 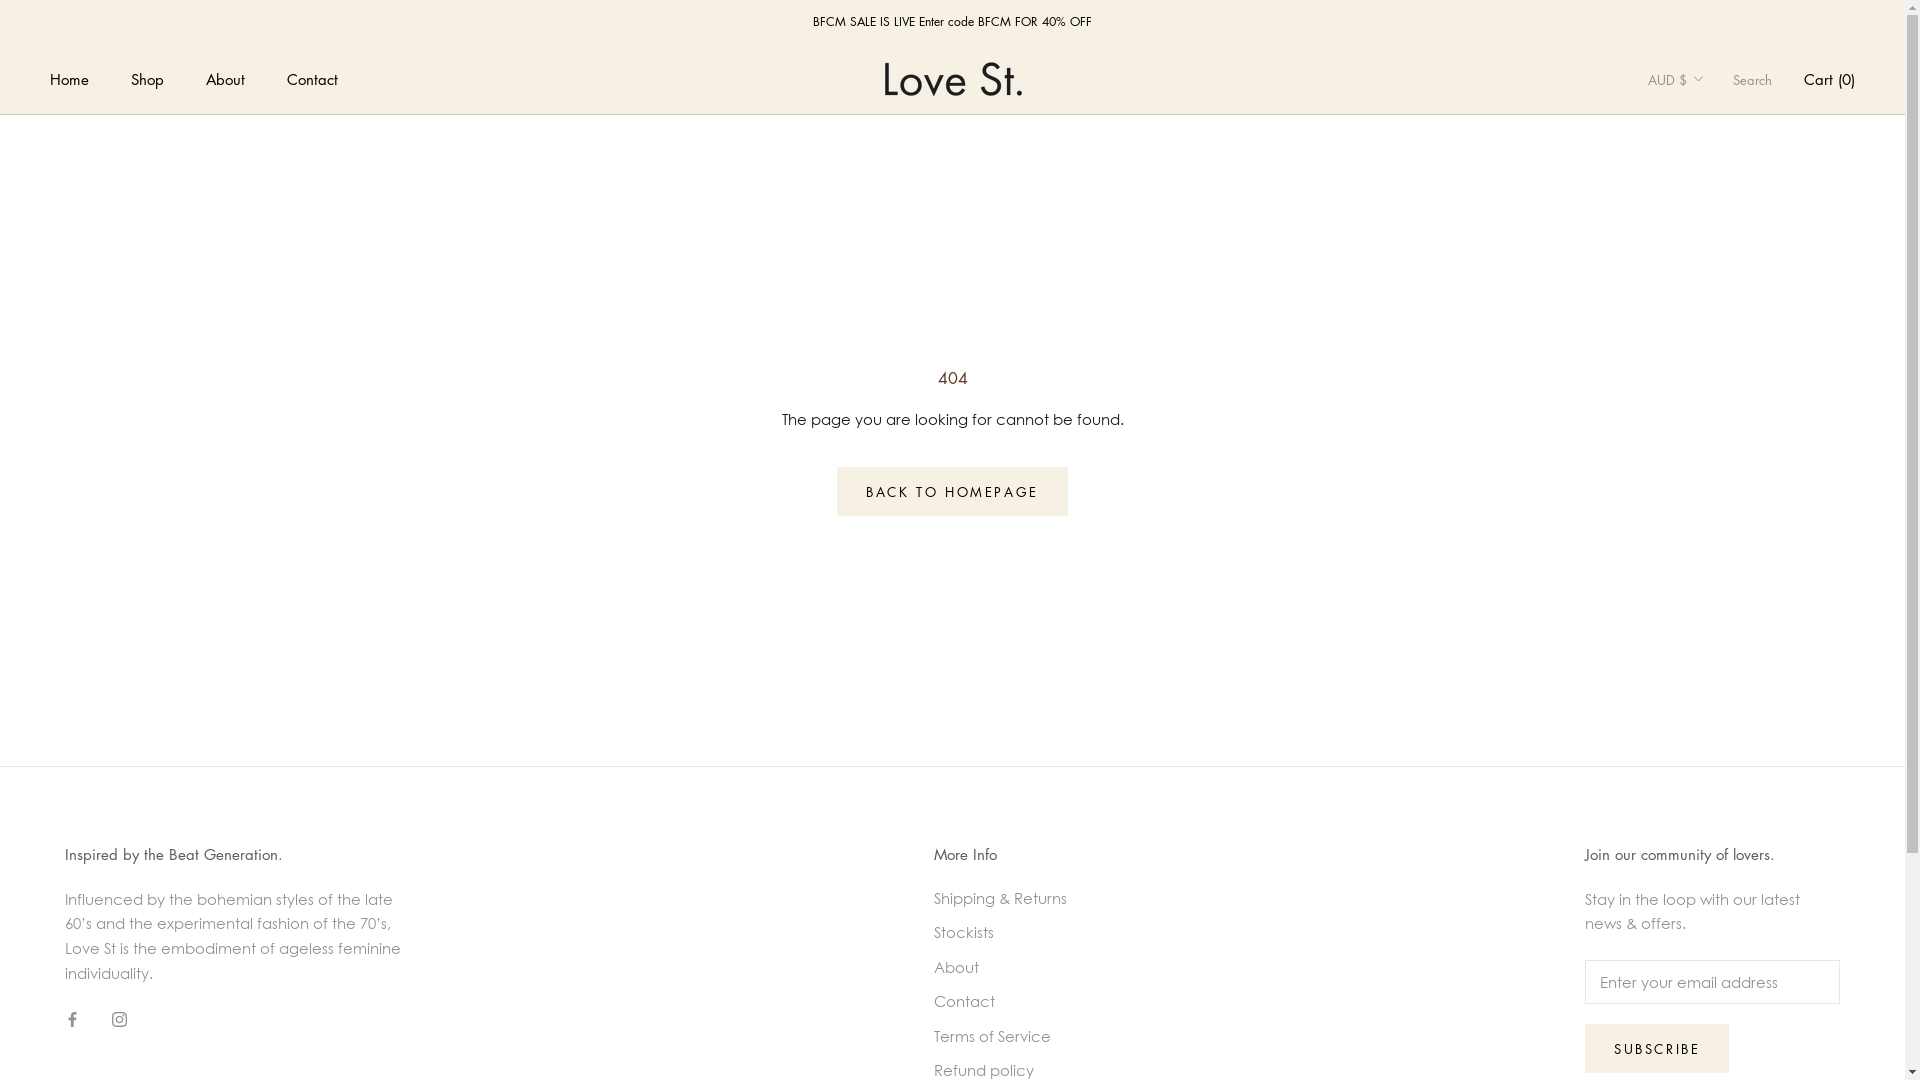 What do you see at coordinates (1707, 784) in the screenshot?
I see `'CNY'` at bounding box center [1707, 784].